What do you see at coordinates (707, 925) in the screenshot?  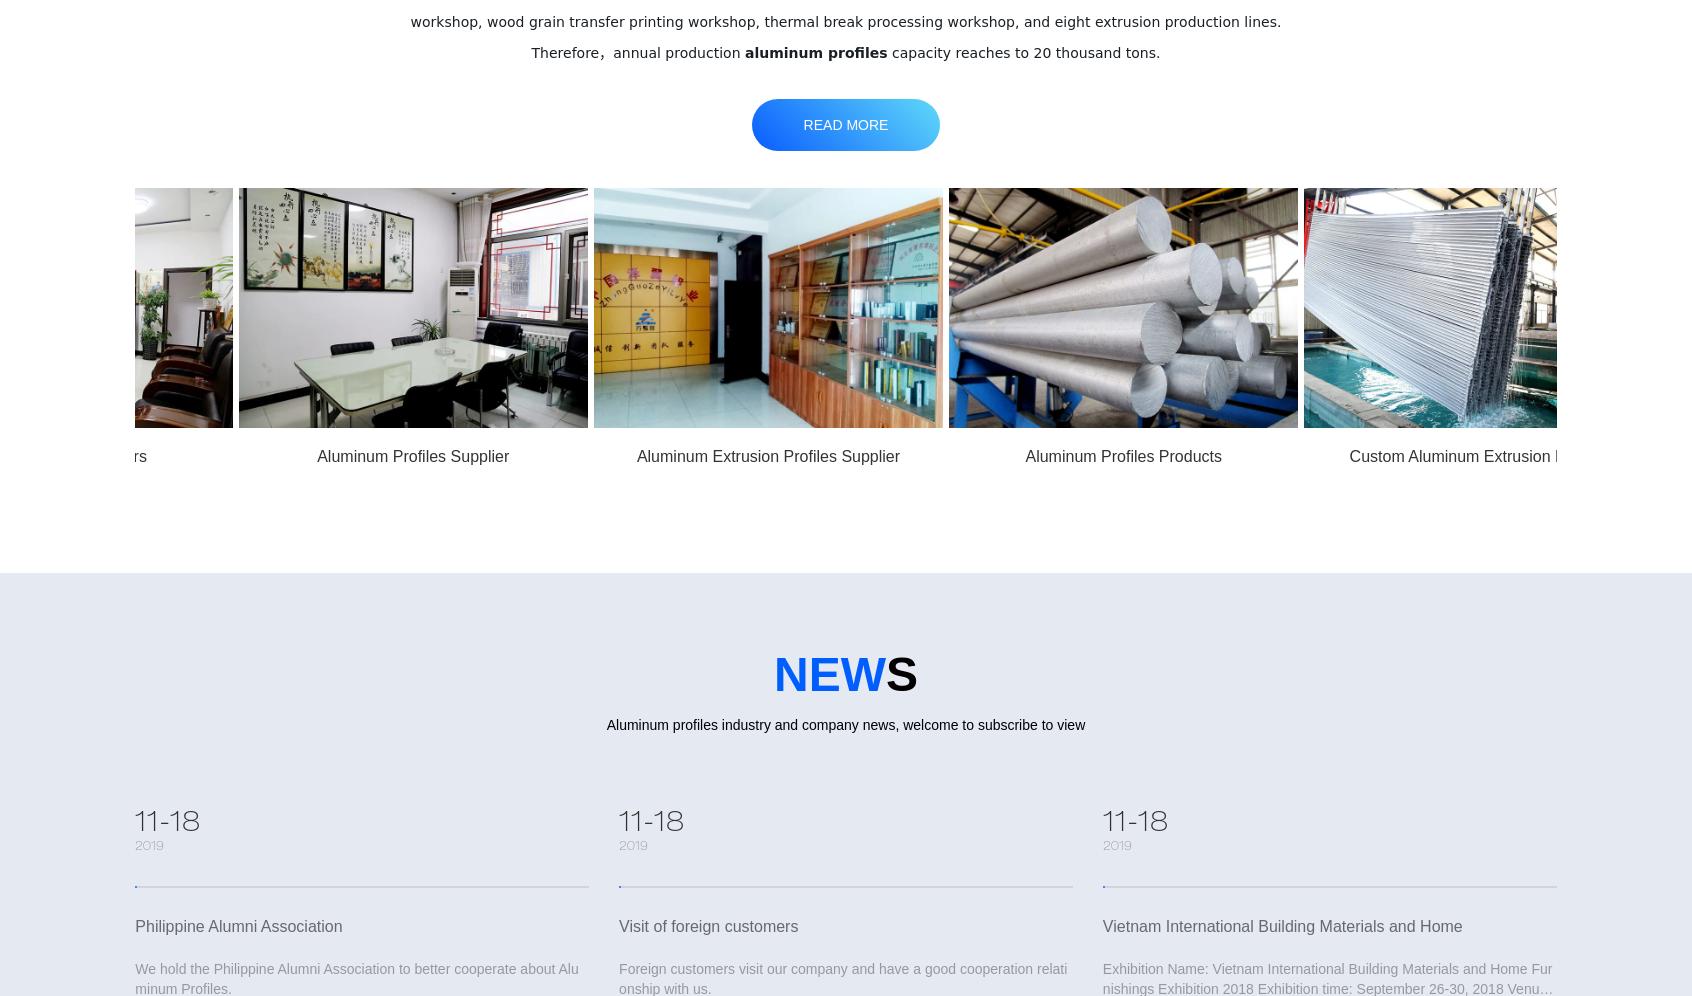 I see `'Visit of foreign customers'` at bounding box center [707, 925].